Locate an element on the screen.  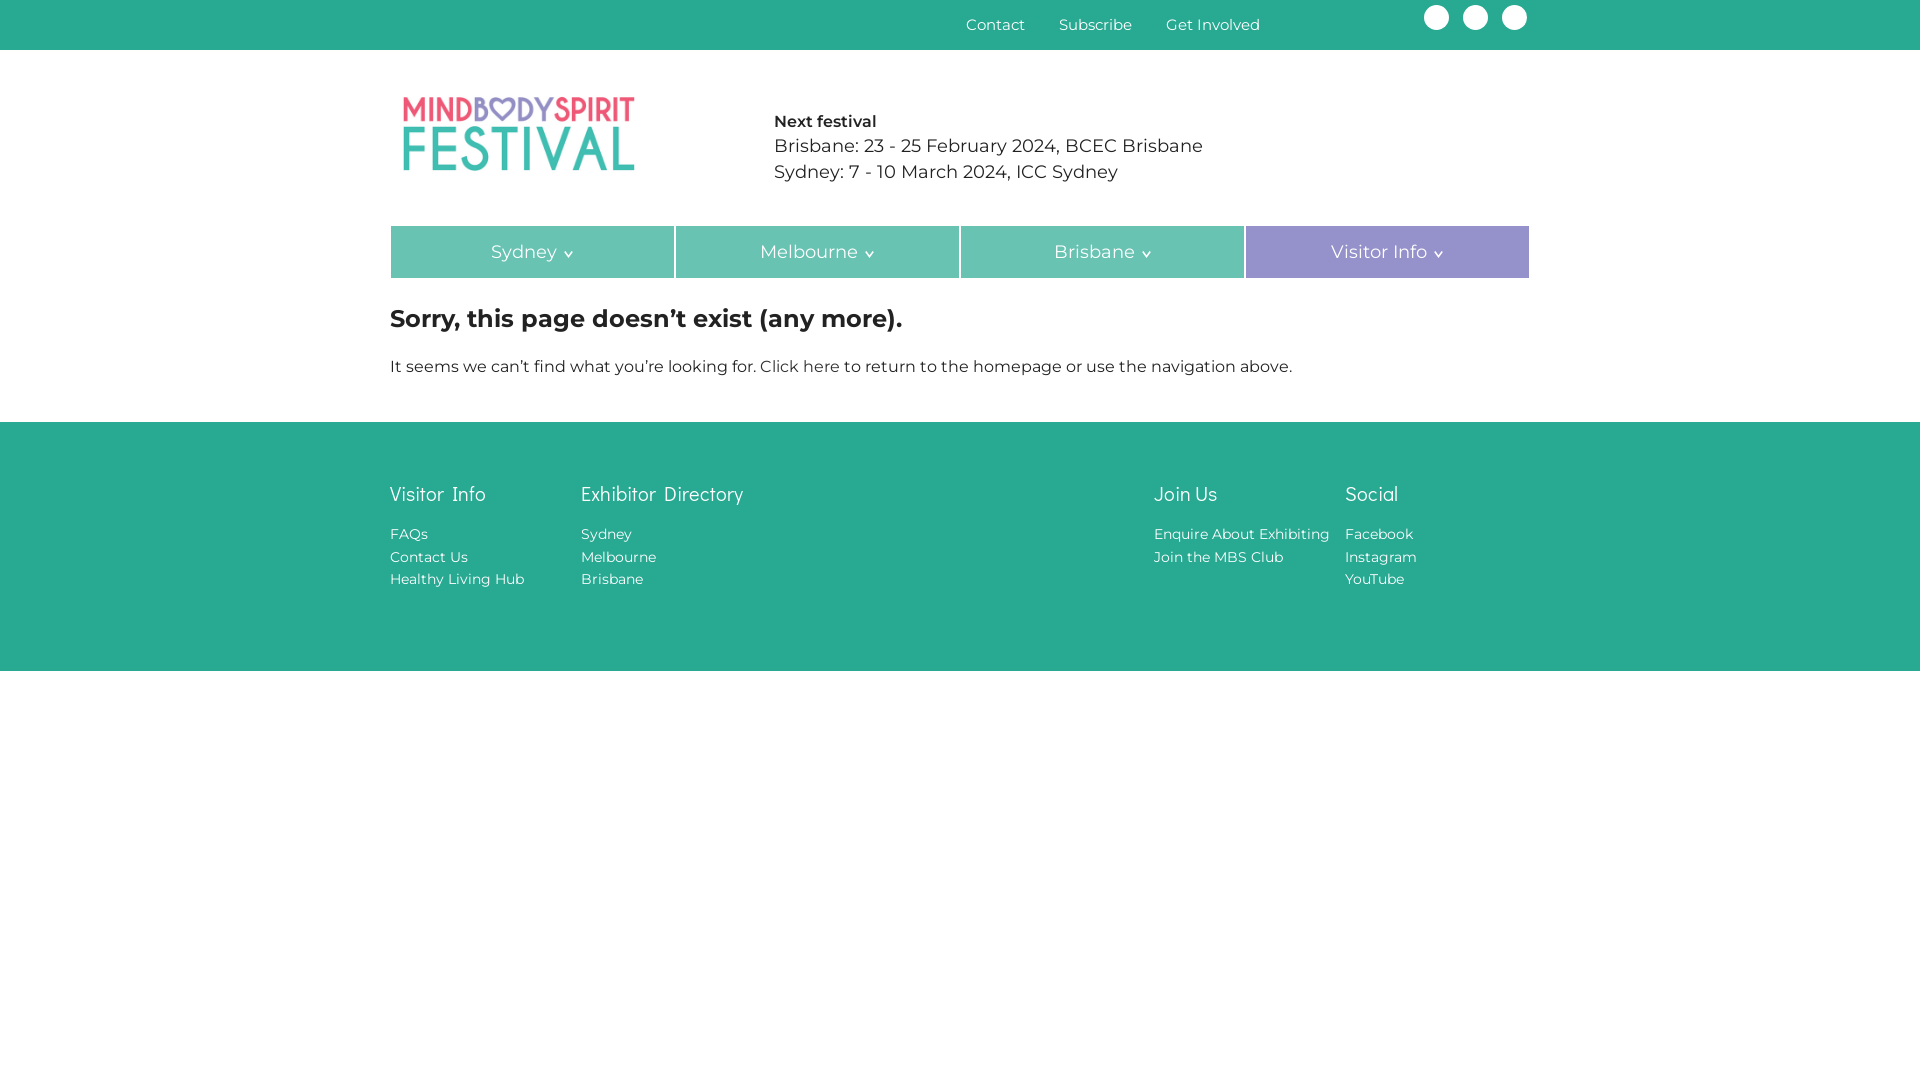
'Sydney' is located at coordinates (605, 532).